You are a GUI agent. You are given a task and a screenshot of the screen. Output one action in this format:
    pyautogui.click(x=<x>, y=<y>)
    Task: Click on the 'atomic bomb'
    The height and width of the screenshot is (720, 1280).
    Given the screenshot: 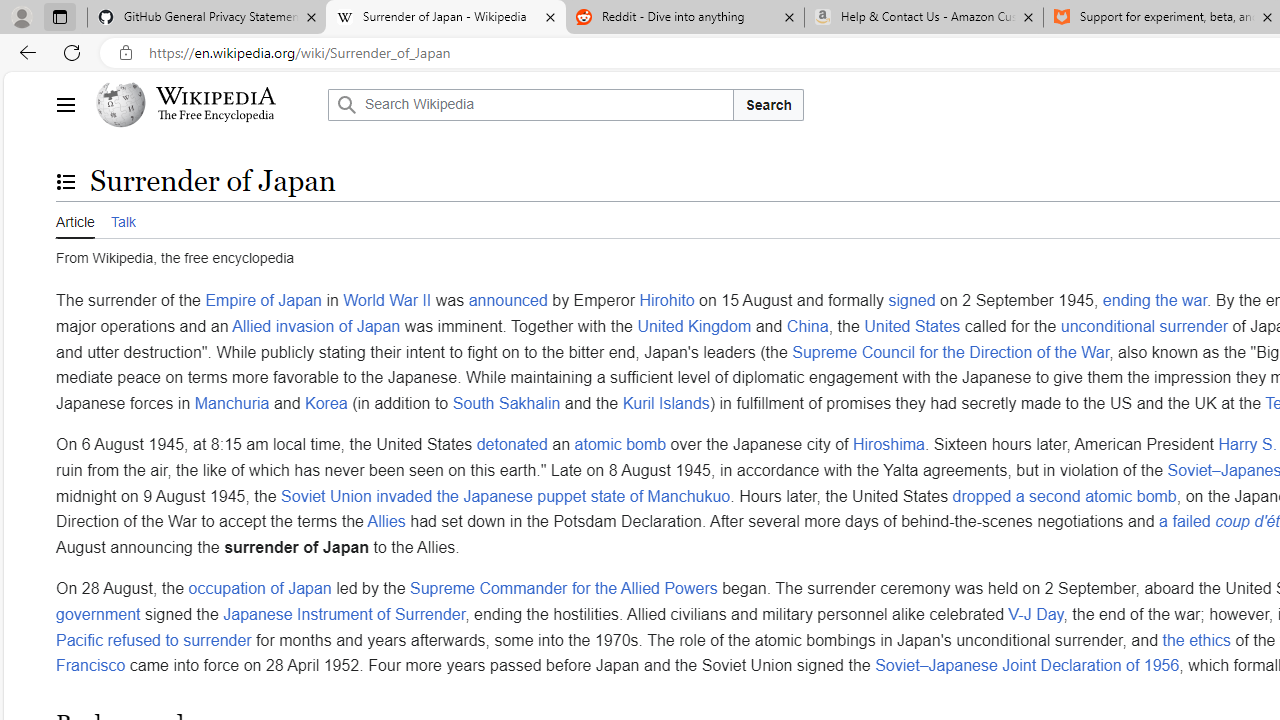 What is the action you would take?
    pyautogui.click(x=619, y=444)
    